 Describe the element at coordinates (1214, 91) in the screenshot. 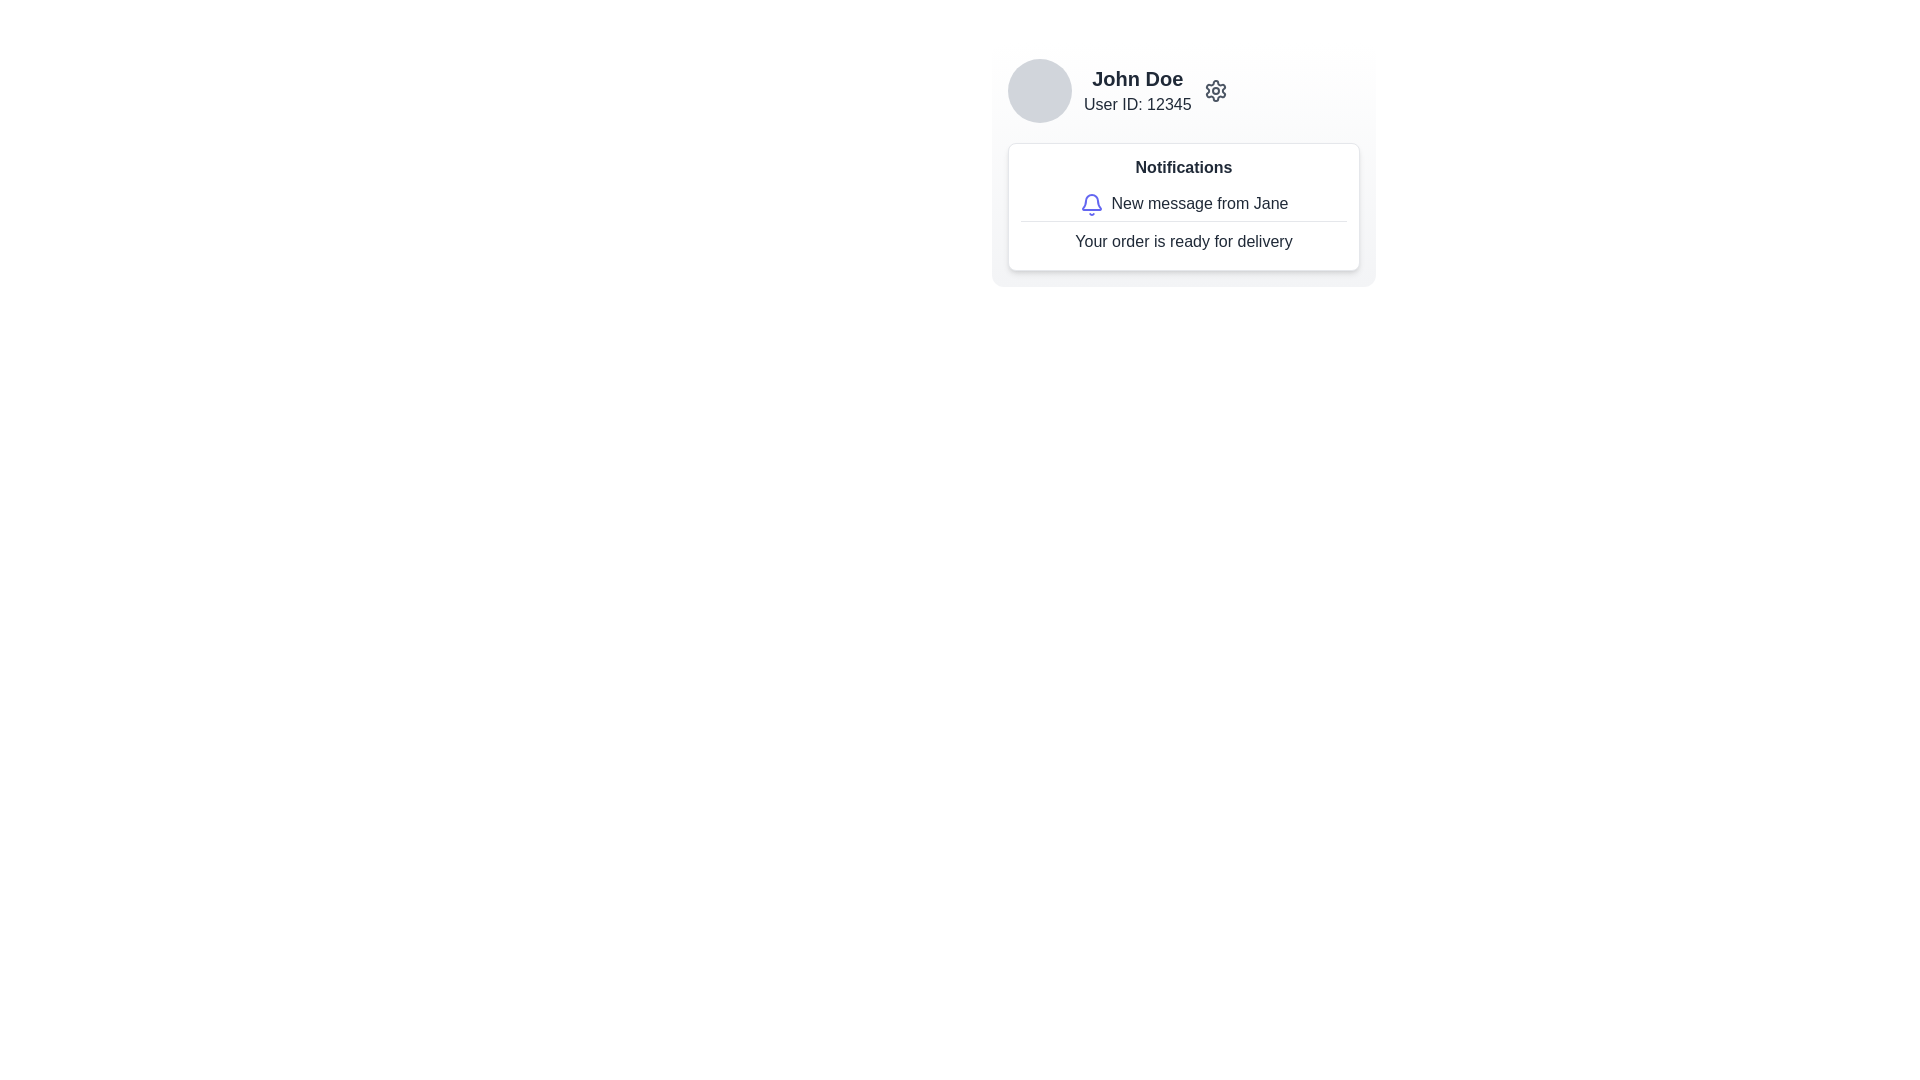

I see `the settings button to toggle the visibility of the notifications section` at that location.